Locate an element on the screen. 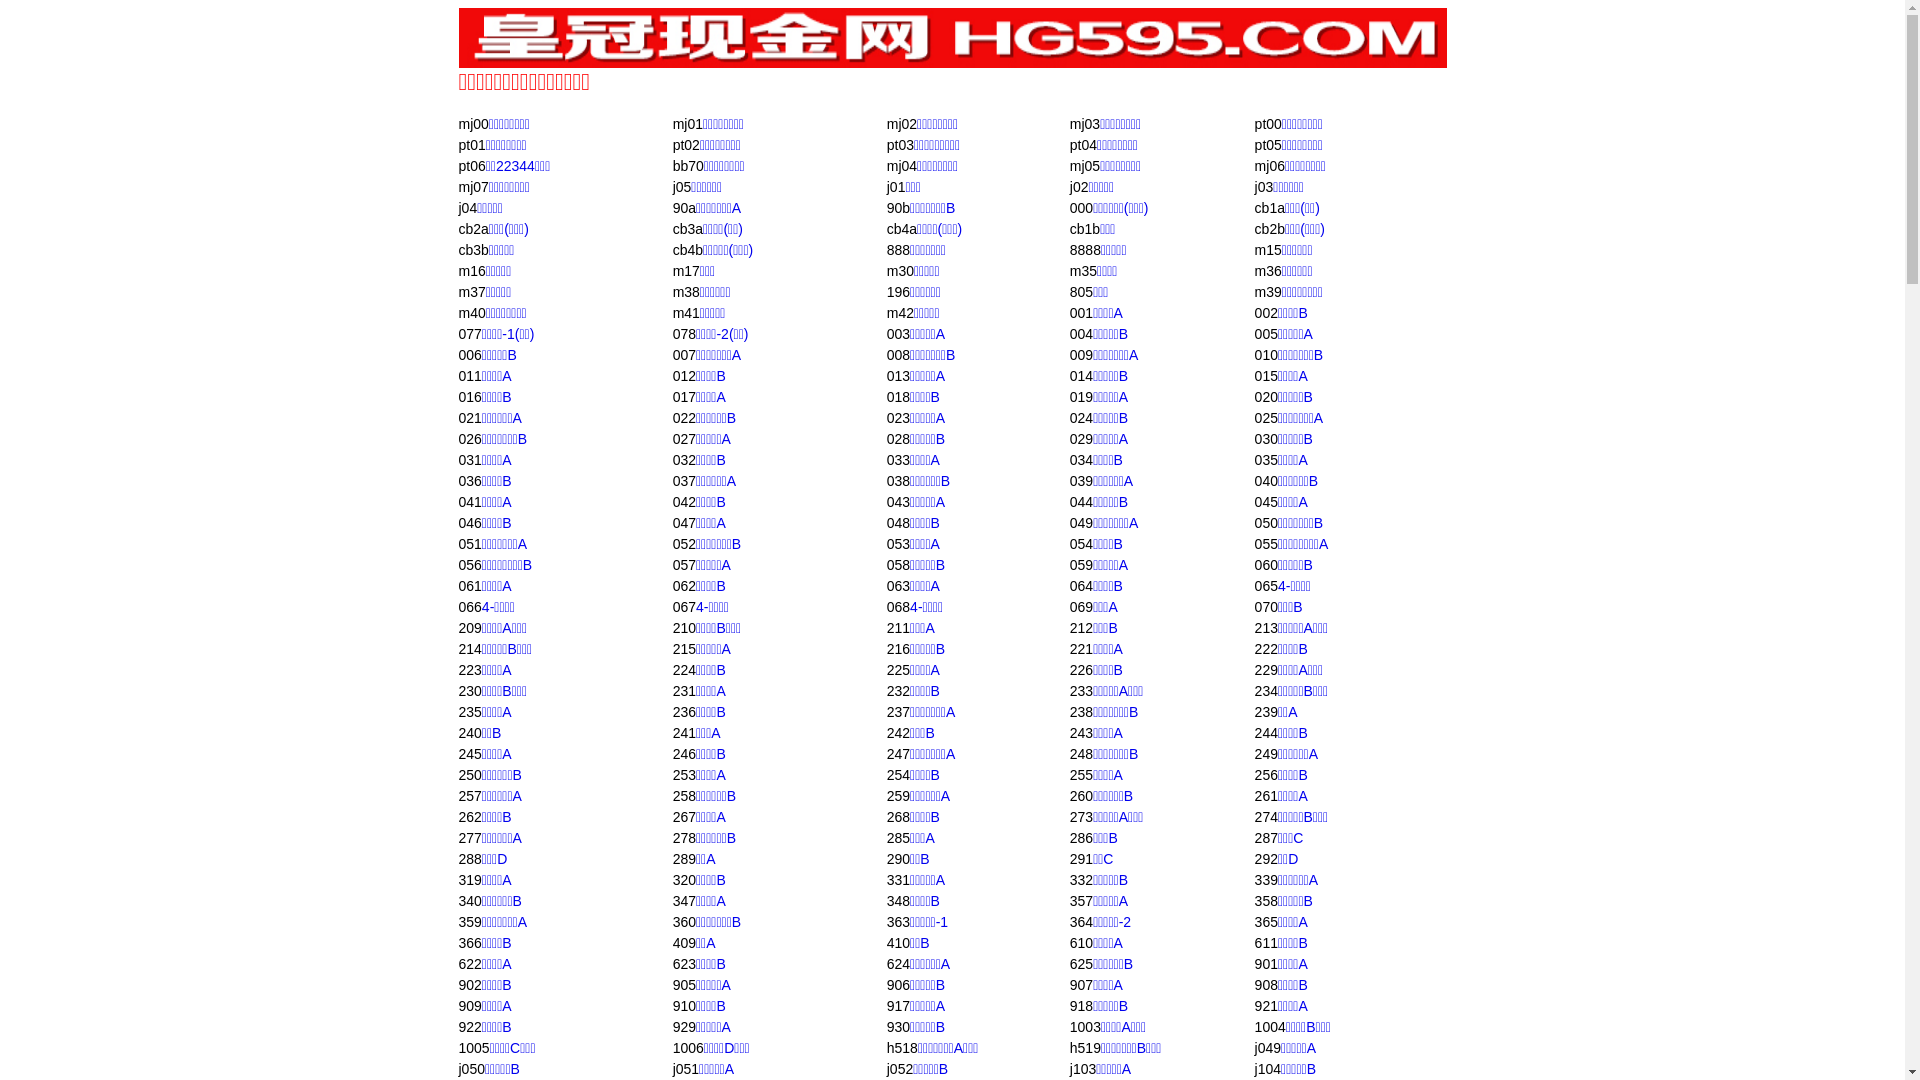  '044' is located at coordinates (1080, 500).